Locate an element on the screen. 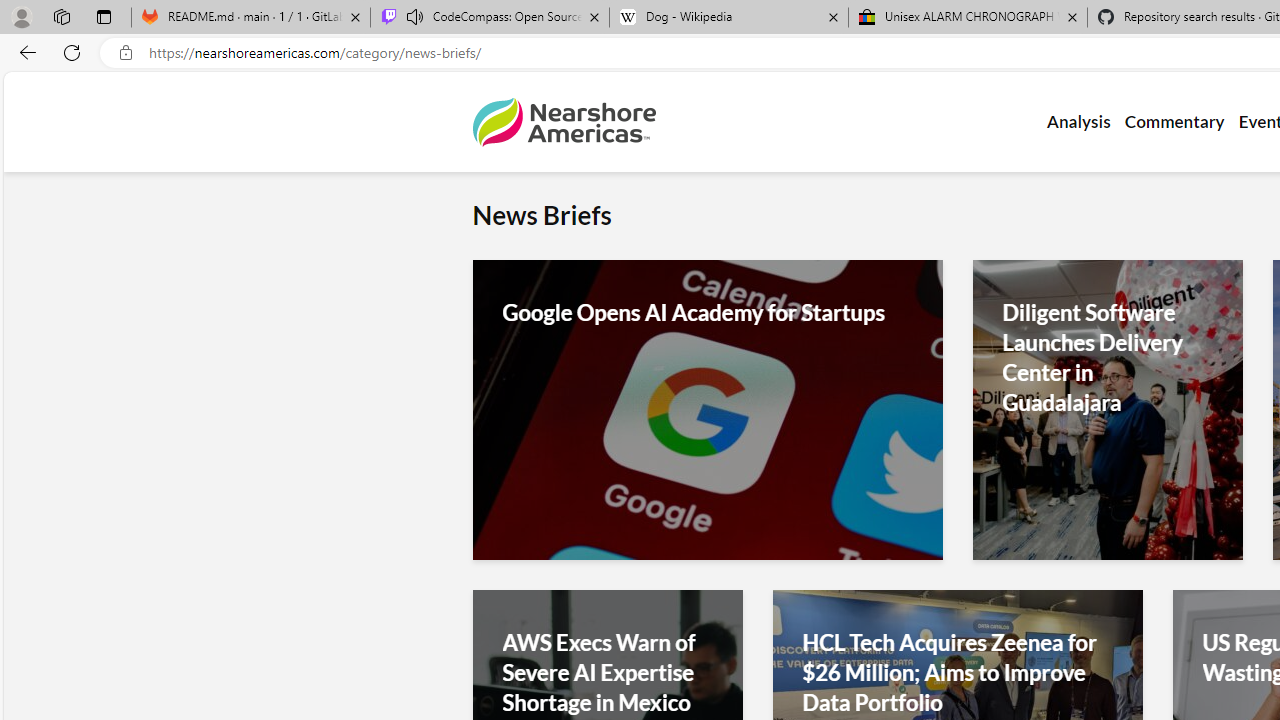  'Analysis' is located at coordinates (1077, 122).